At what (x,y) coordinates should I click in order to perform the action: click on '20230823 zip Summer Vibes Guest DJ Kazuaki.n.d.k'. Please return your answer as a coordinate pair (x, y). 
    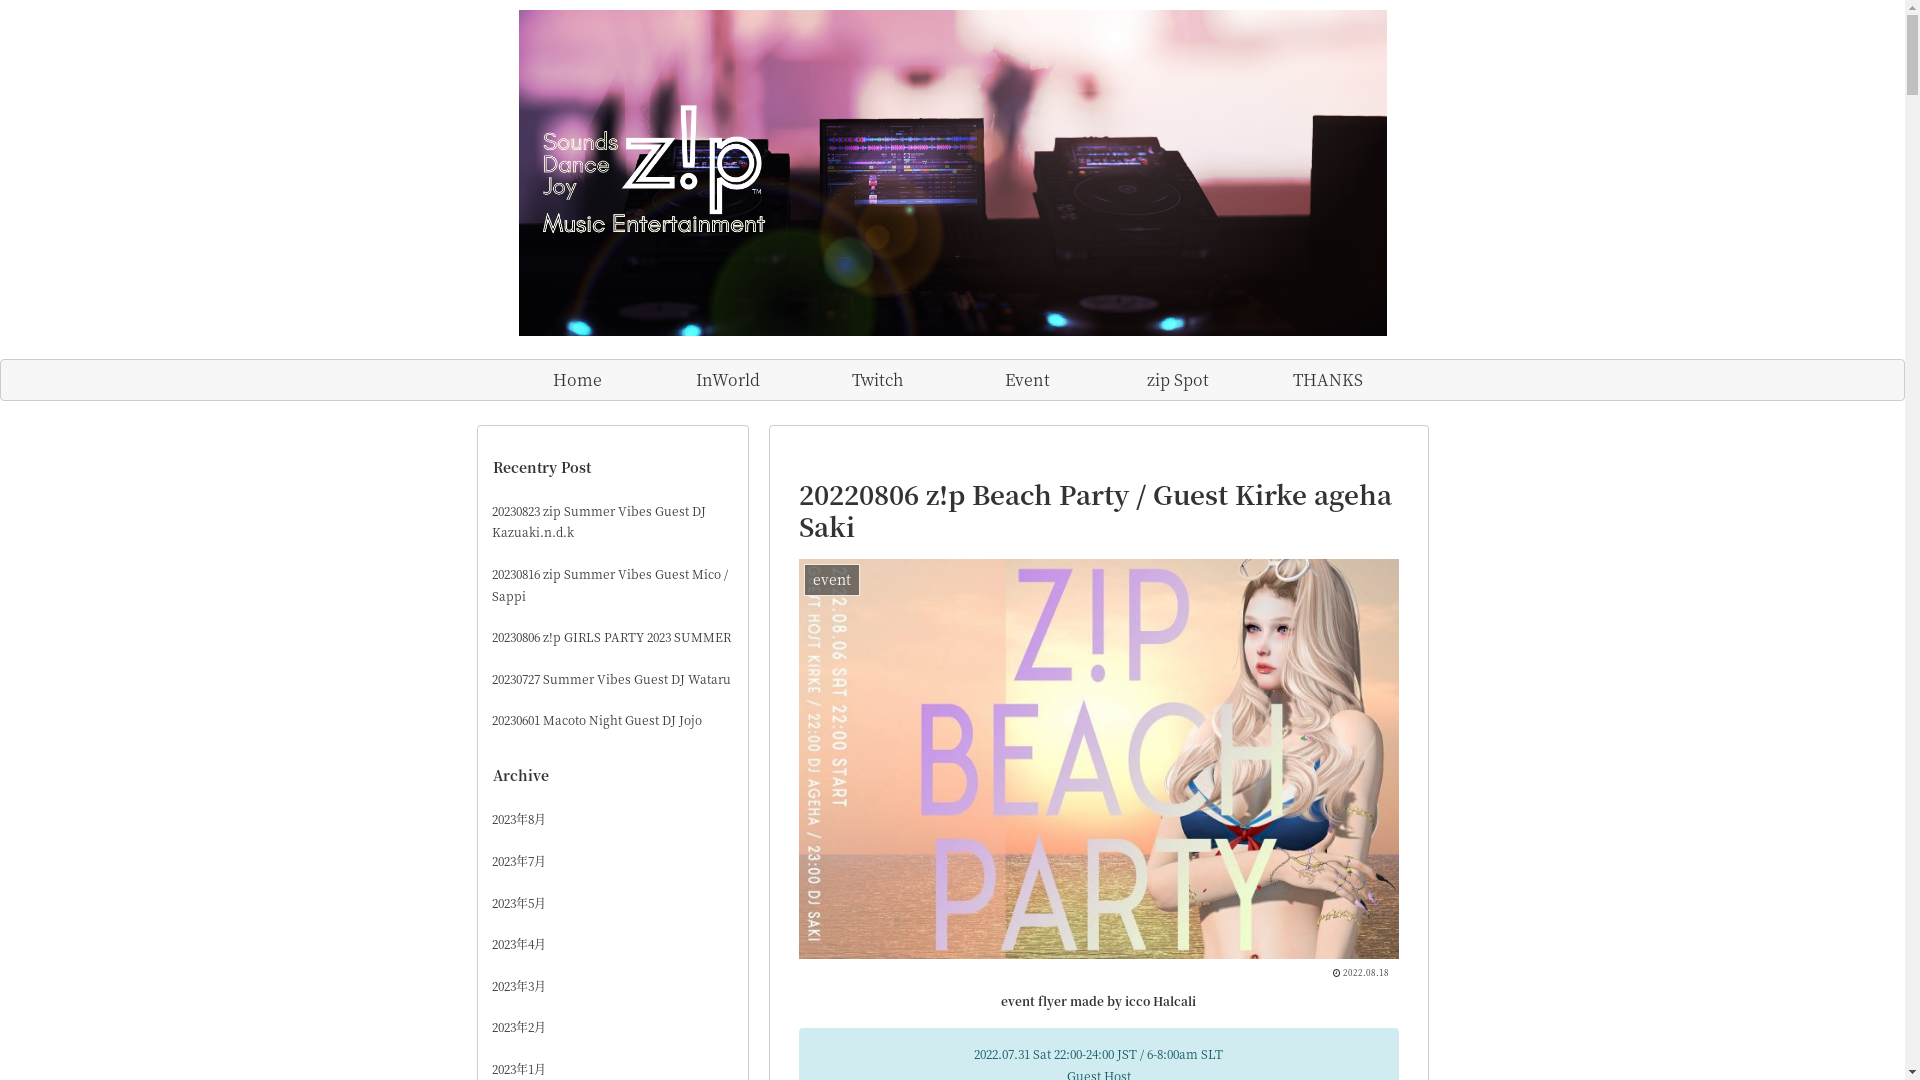
    Looking at the image, I should click on (612, 520).